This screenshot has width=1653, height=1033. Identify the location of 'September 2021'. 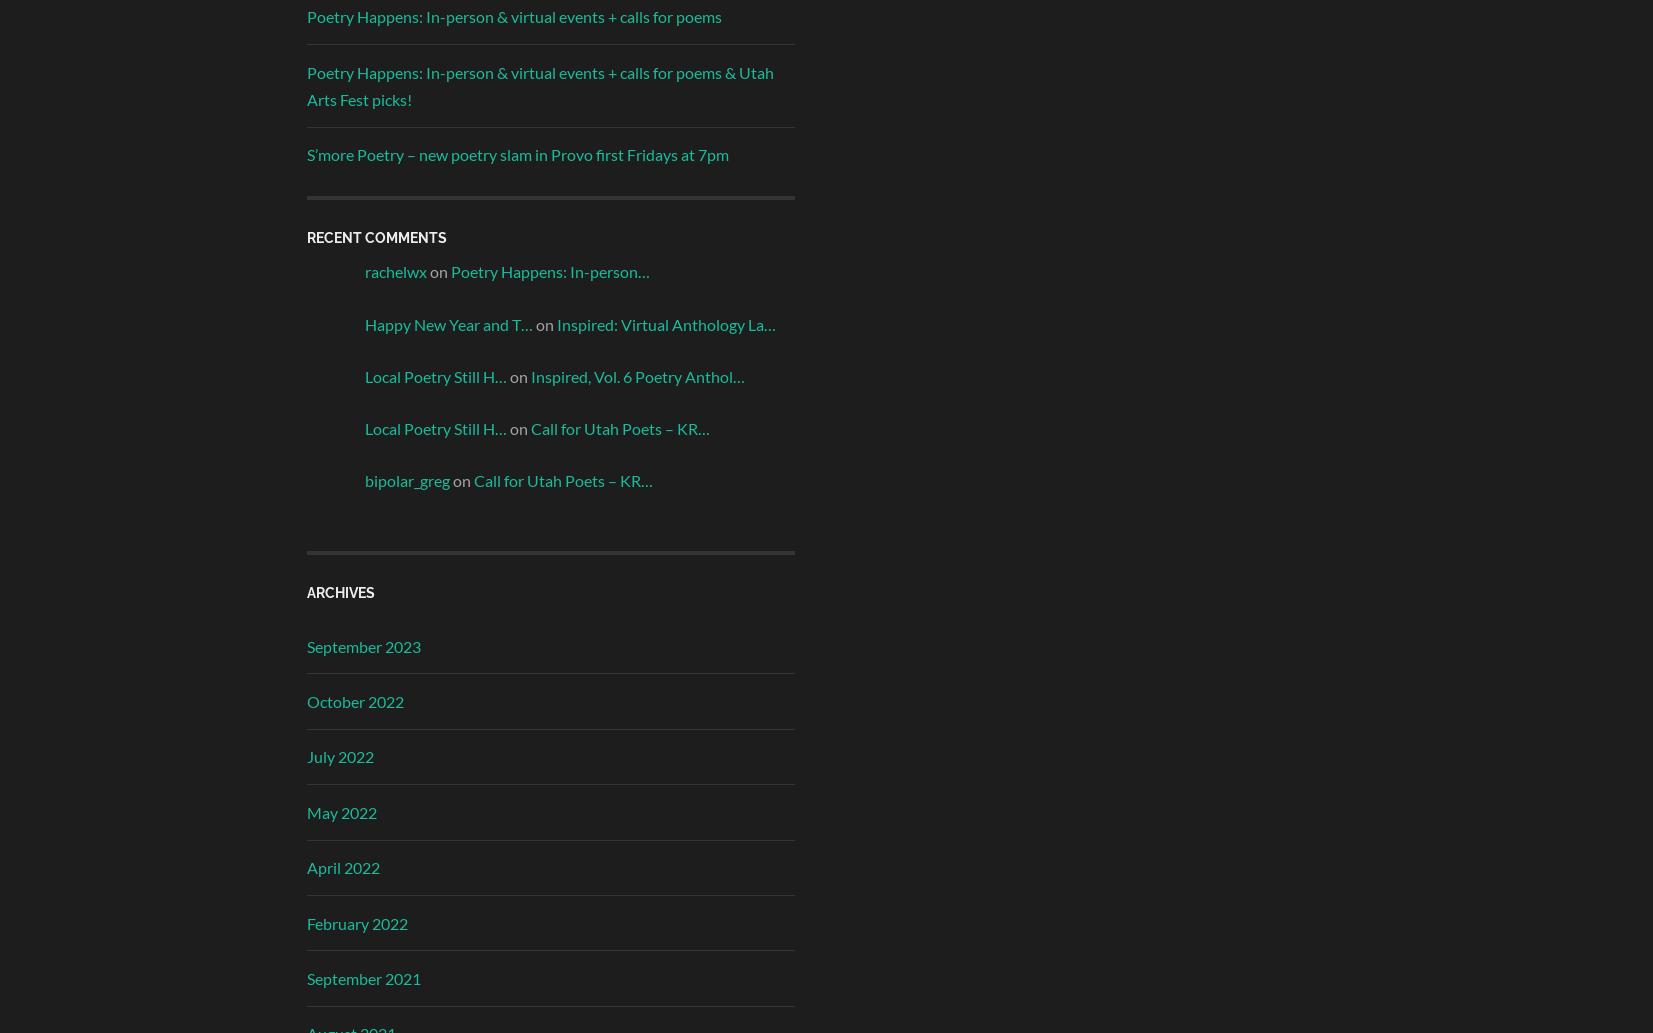
(304, 976).